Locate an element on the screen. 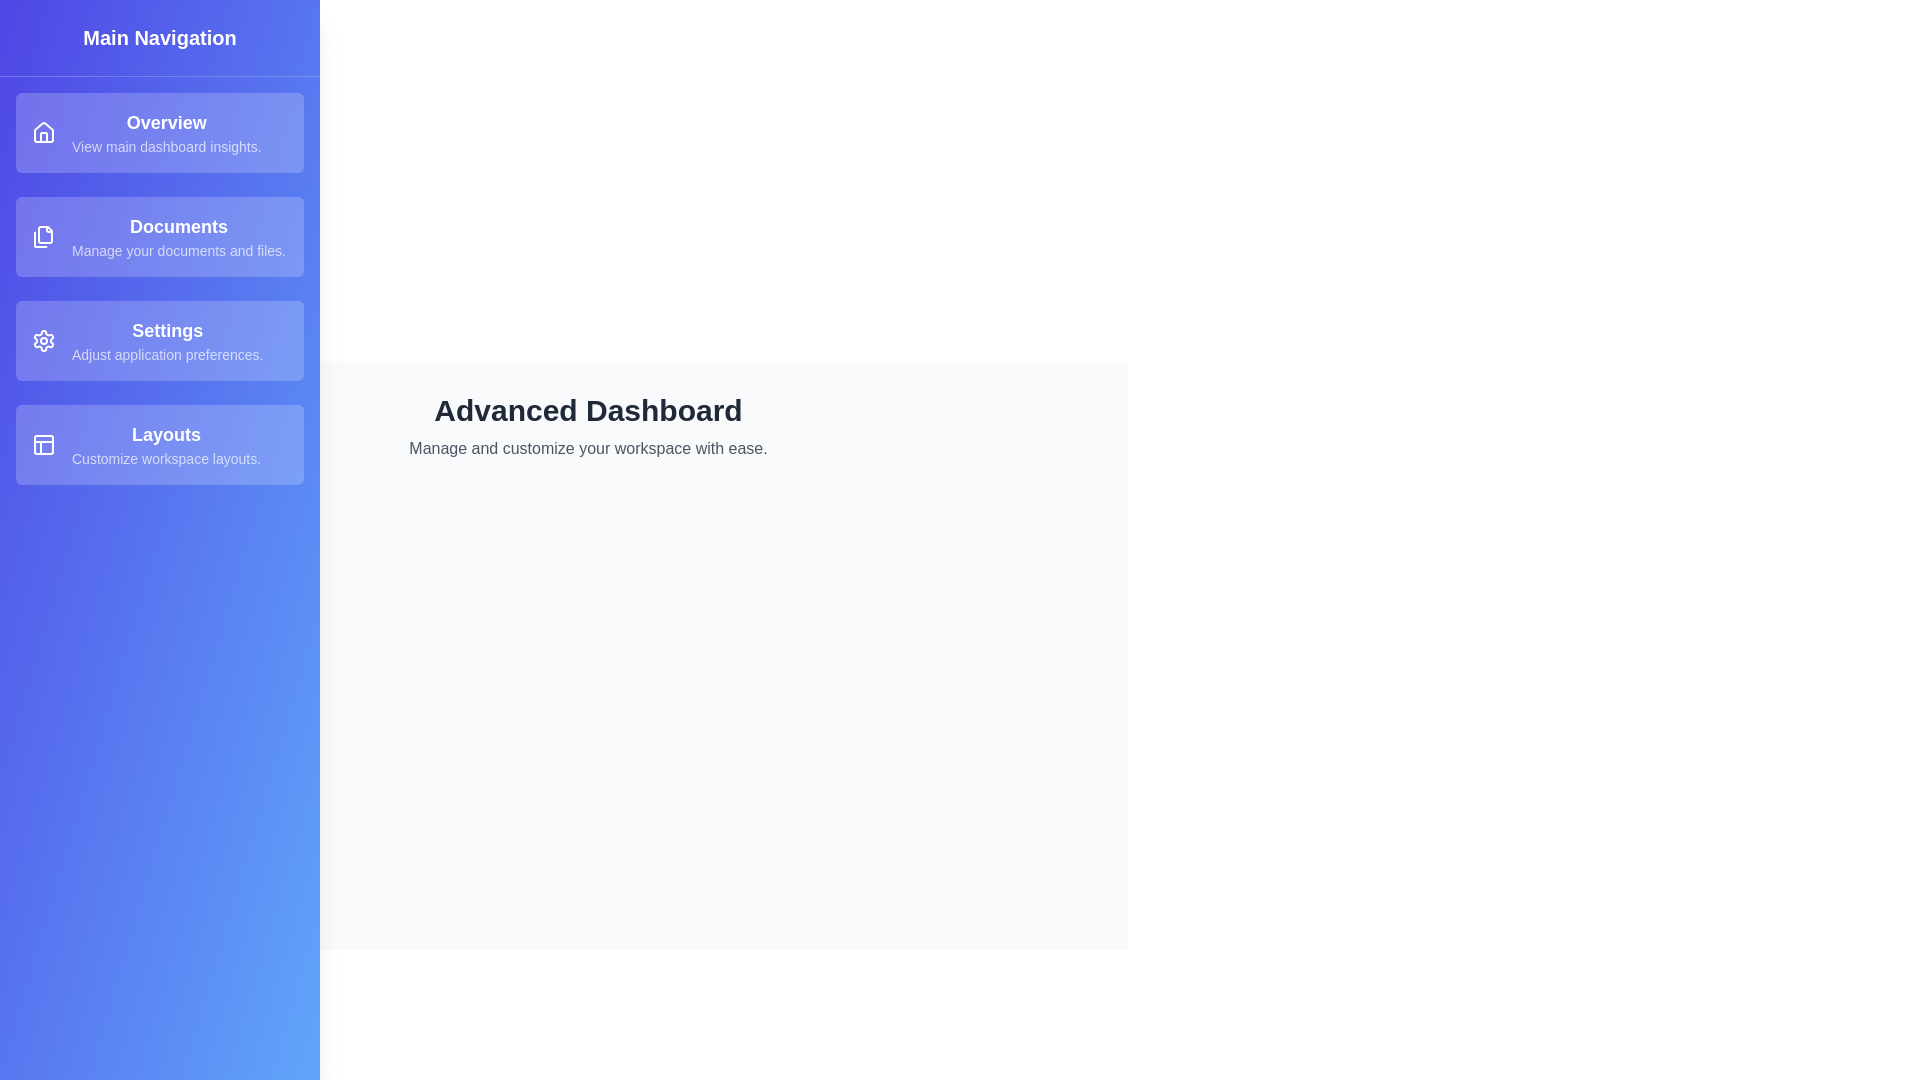 The image size is (1920, 1080). the description of the section Layouts is located at coordinates (158, 443).